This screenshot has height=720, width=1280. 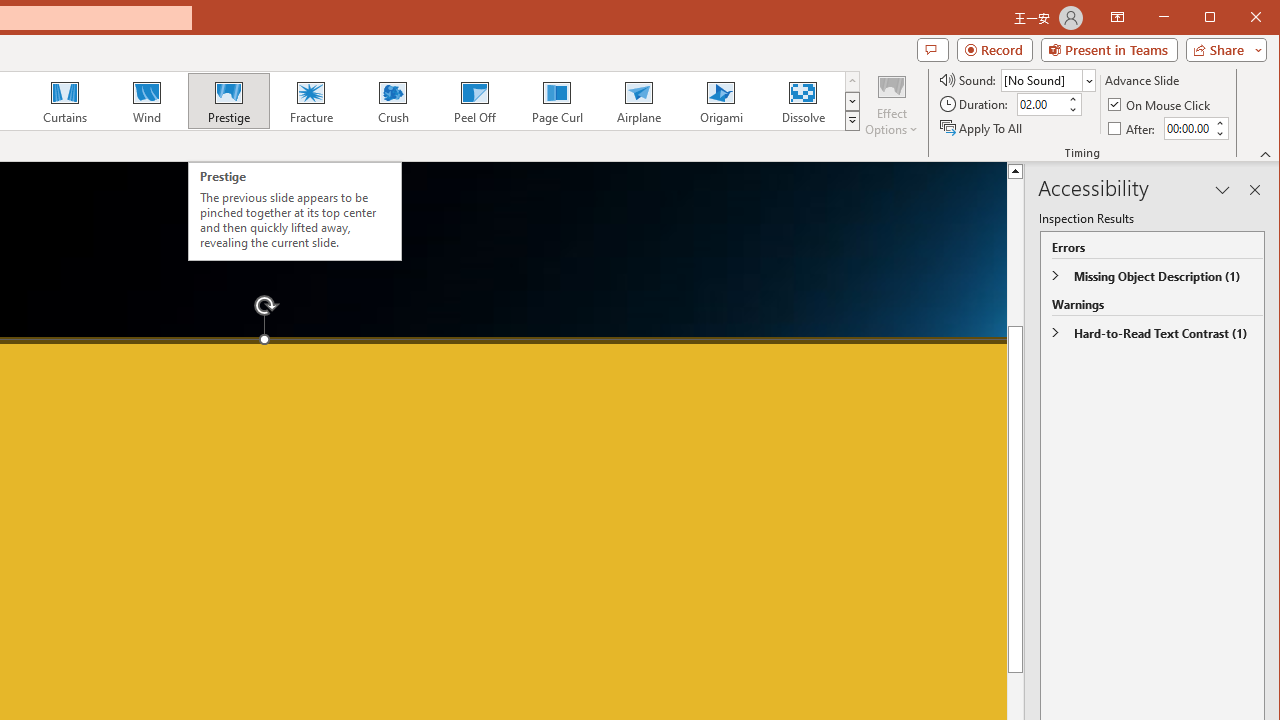 I want to click on 'Dissolve', so click(x=802, y=100).